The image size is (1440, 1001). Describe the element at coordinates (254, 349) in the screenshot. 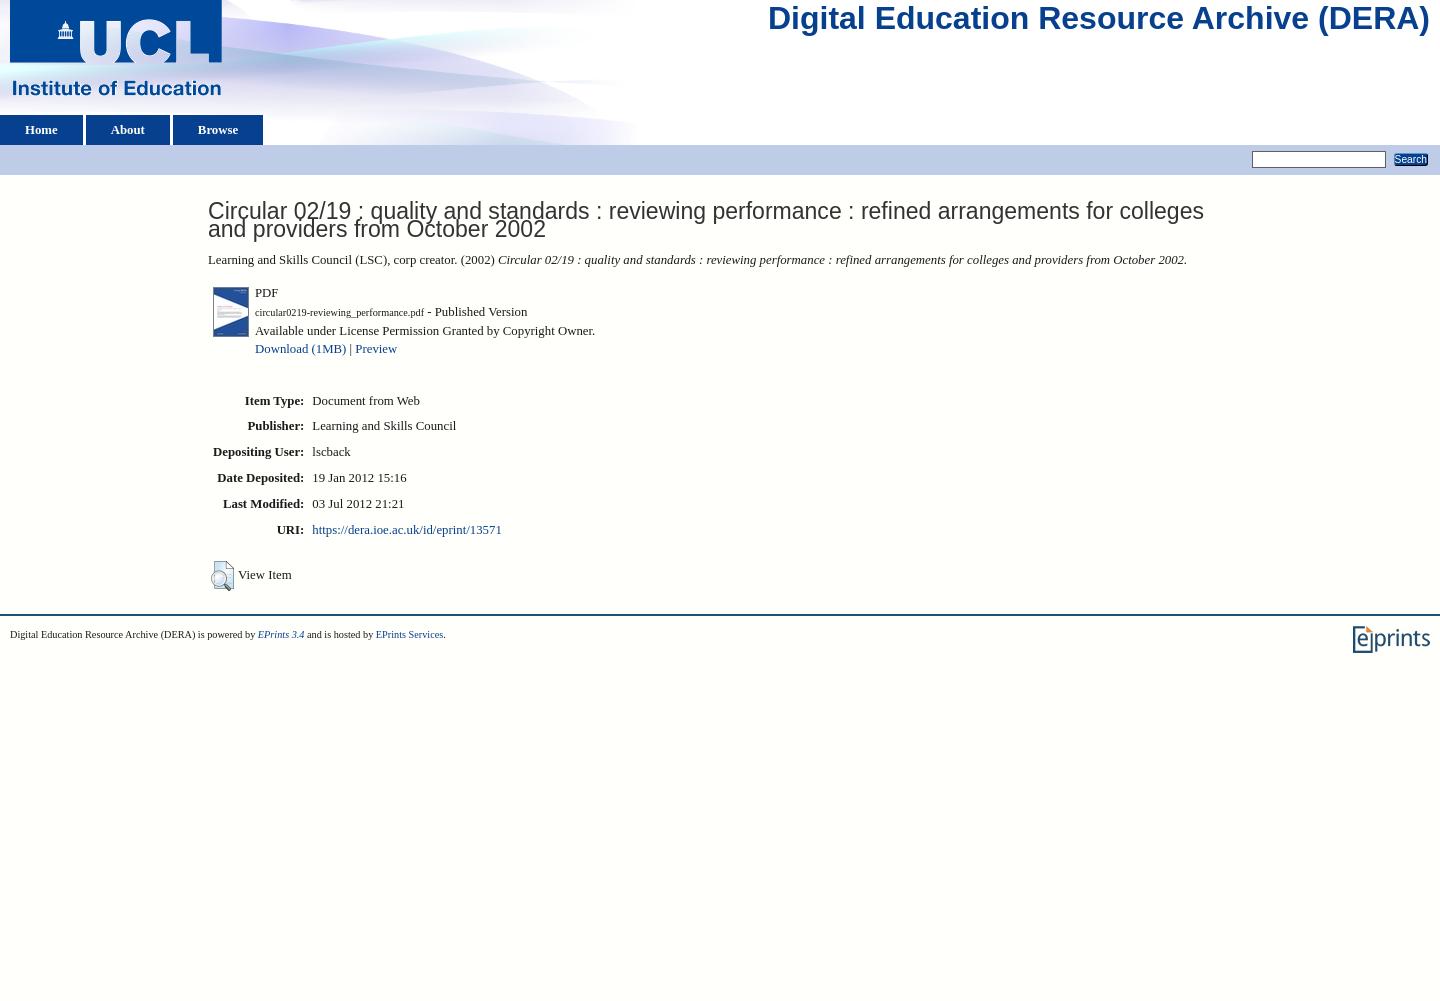

I see `'Download (1MB)'` at that location.